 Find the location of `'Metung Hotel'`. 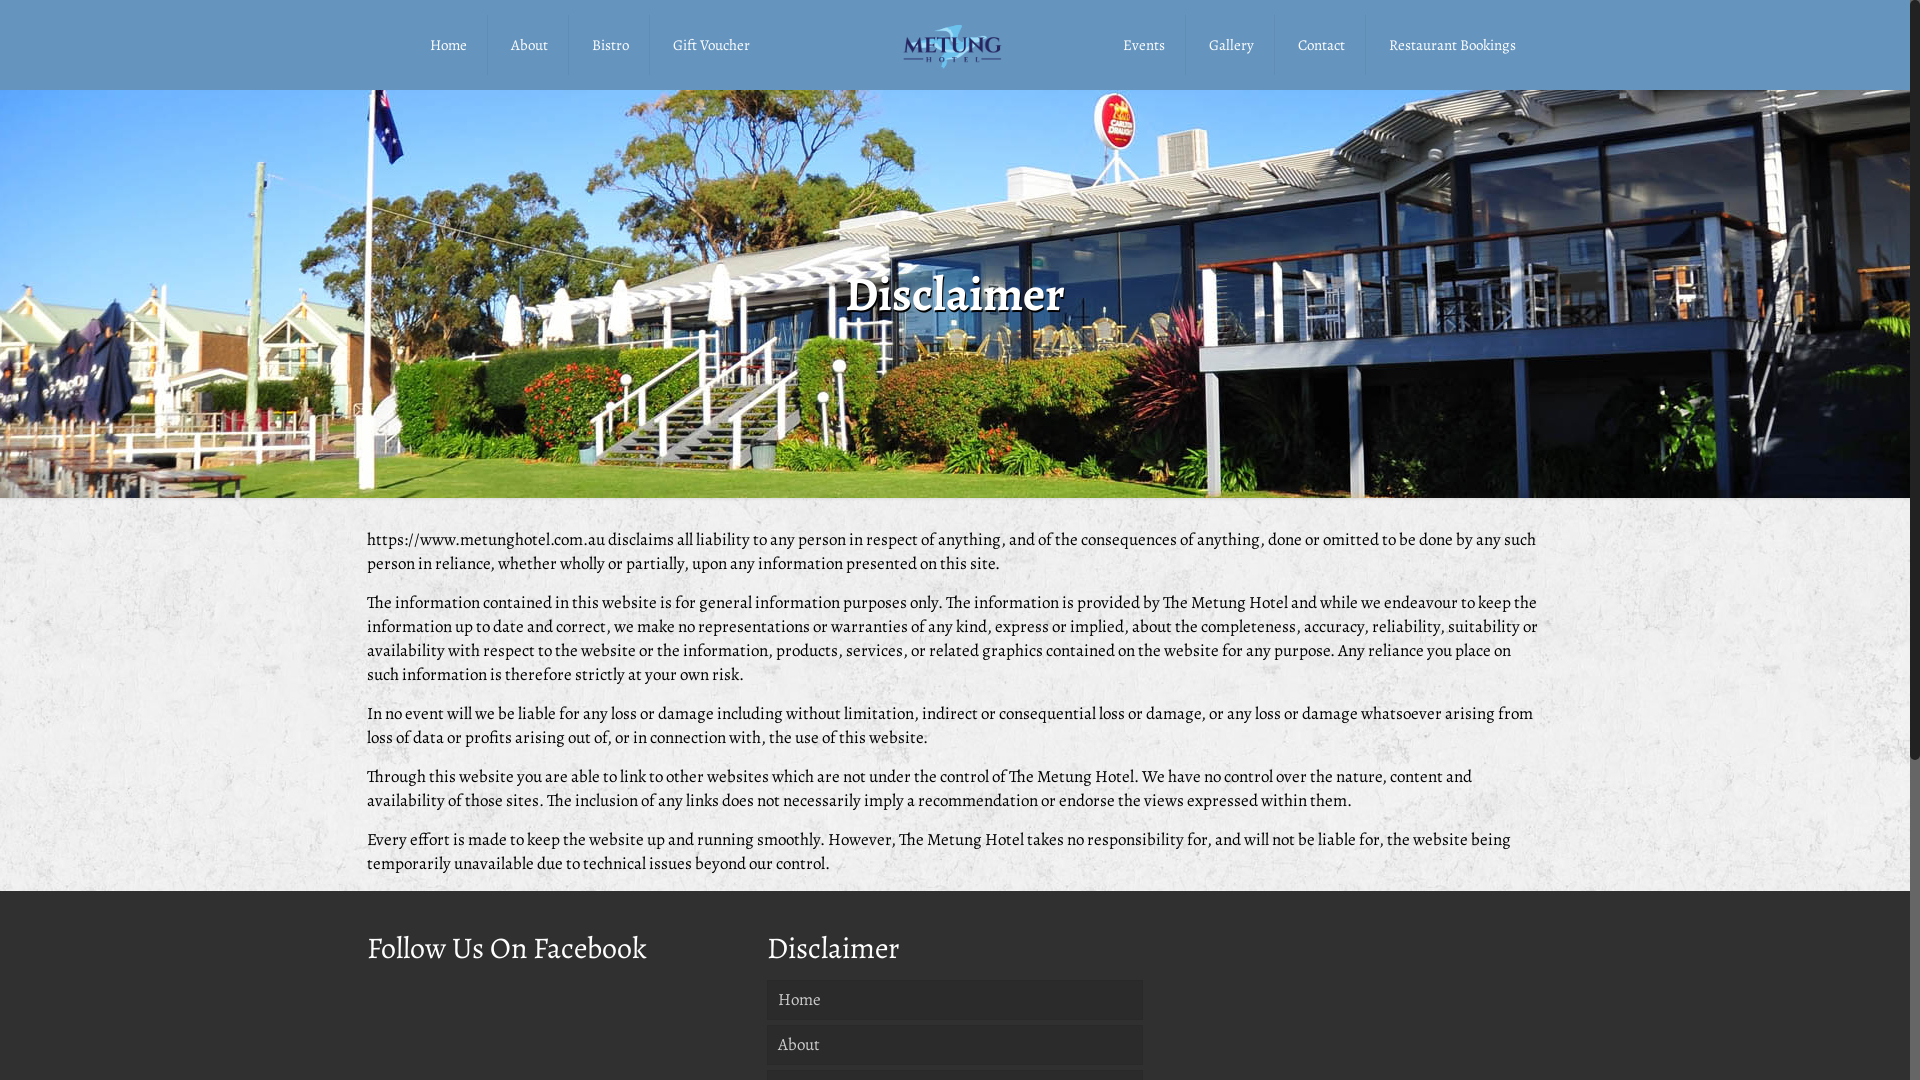

'Metung Hotel' is located at coordinates (954, 45).